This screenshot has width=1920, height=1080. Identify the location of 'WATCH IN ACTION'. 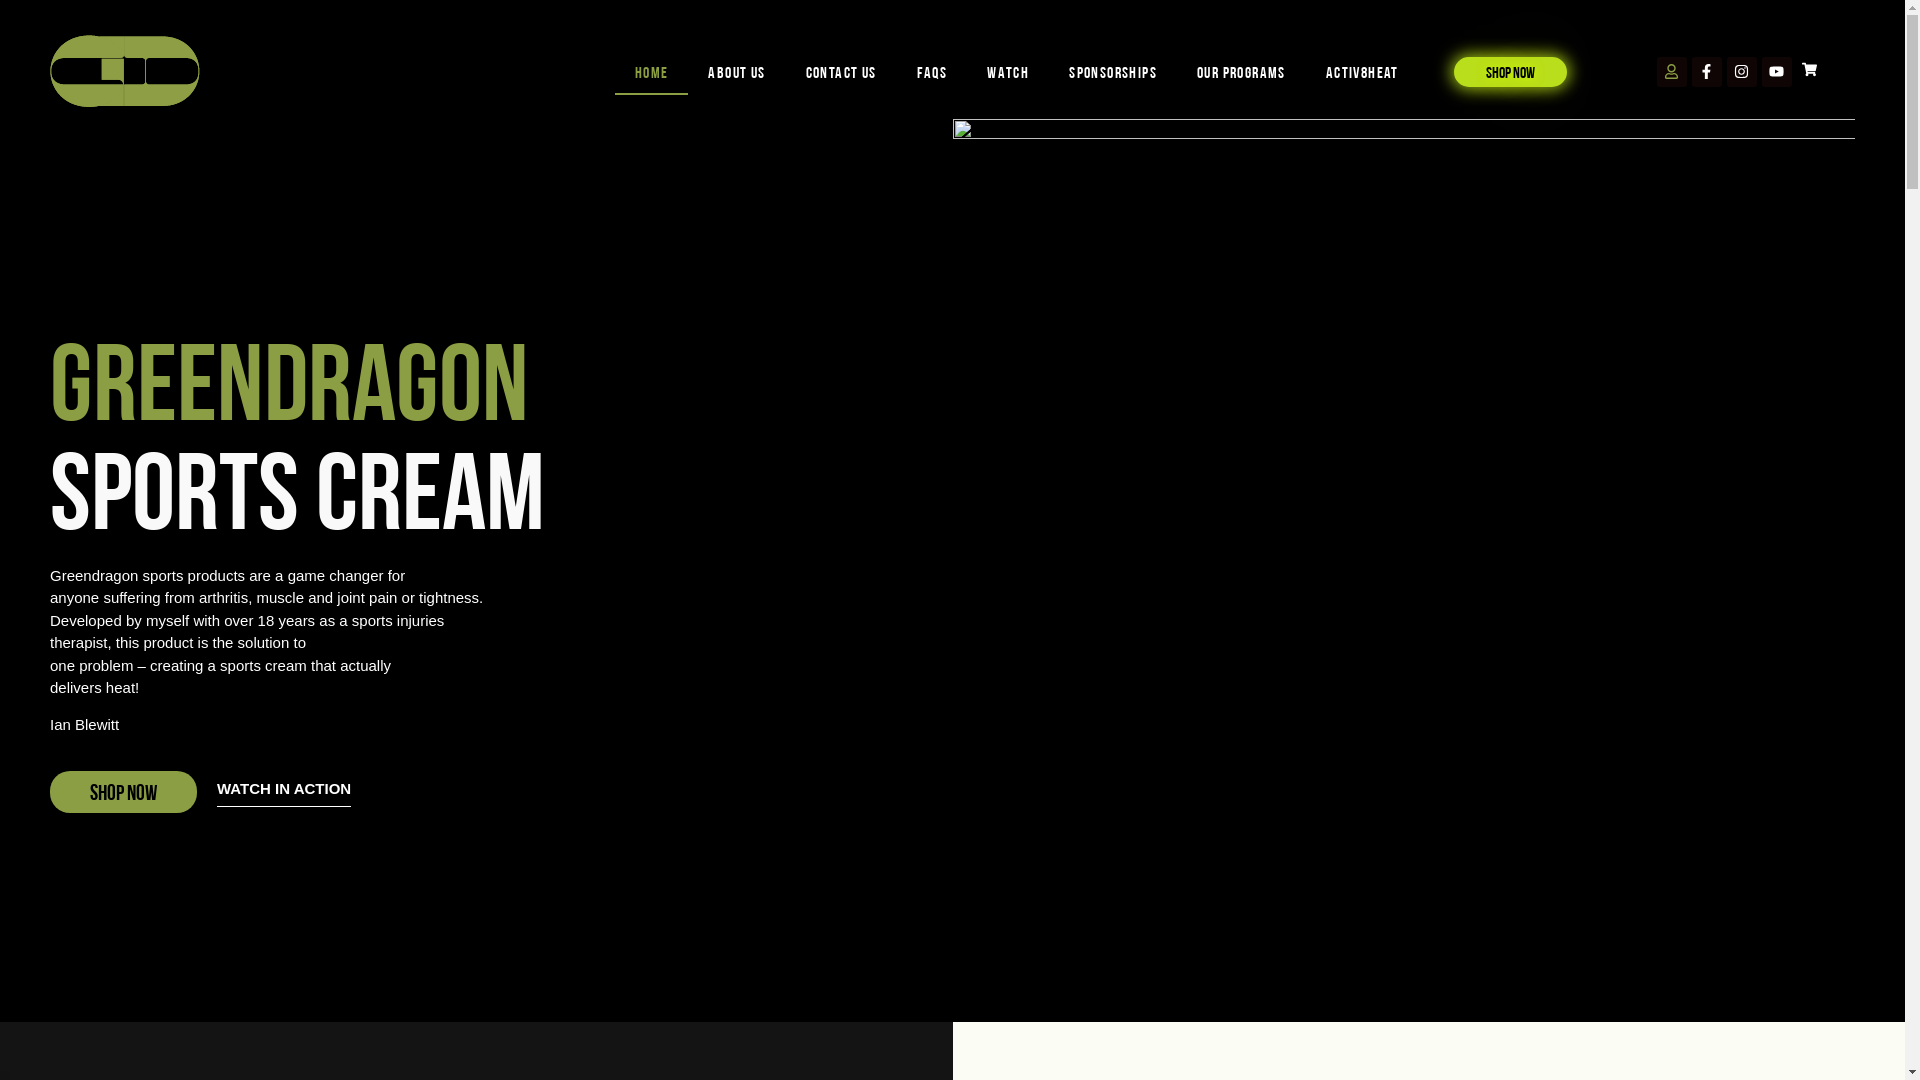
(282, 793).